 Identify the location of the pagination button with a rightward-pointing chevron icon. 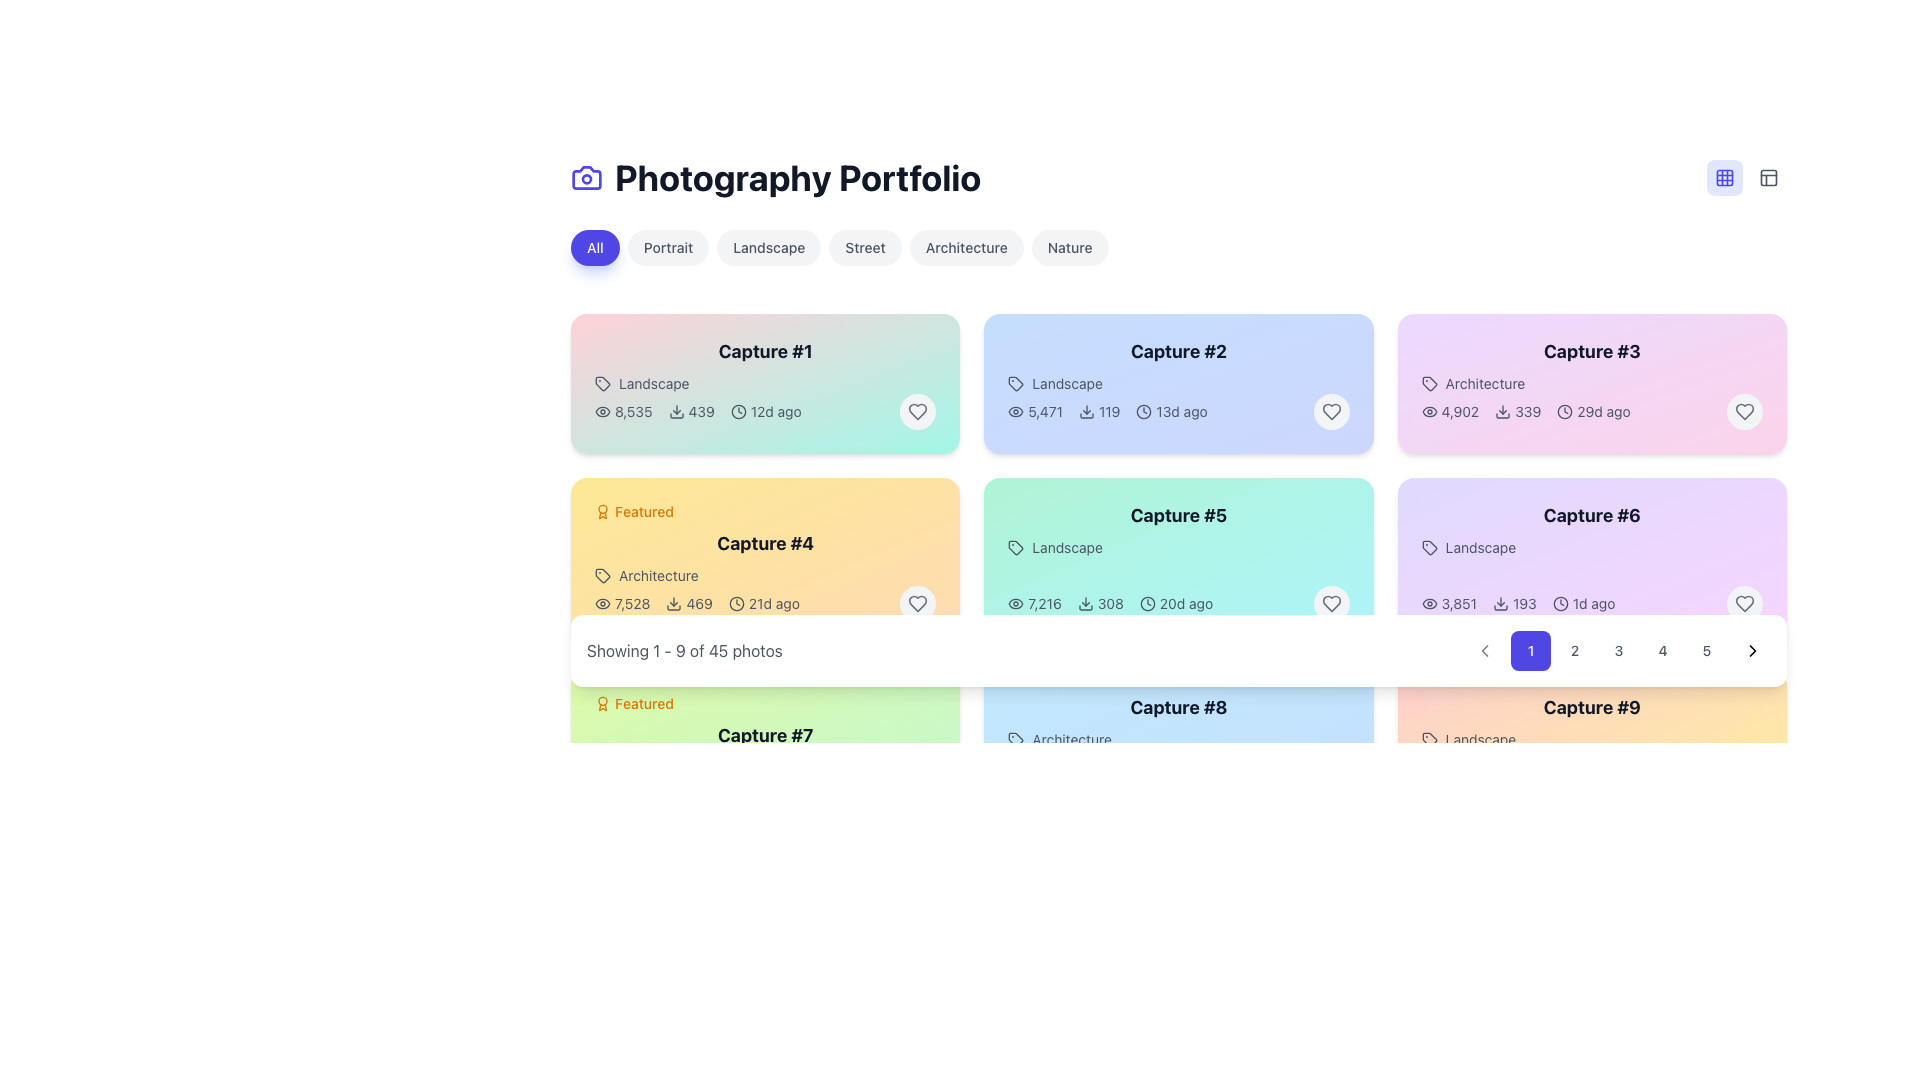
(1751, 651).